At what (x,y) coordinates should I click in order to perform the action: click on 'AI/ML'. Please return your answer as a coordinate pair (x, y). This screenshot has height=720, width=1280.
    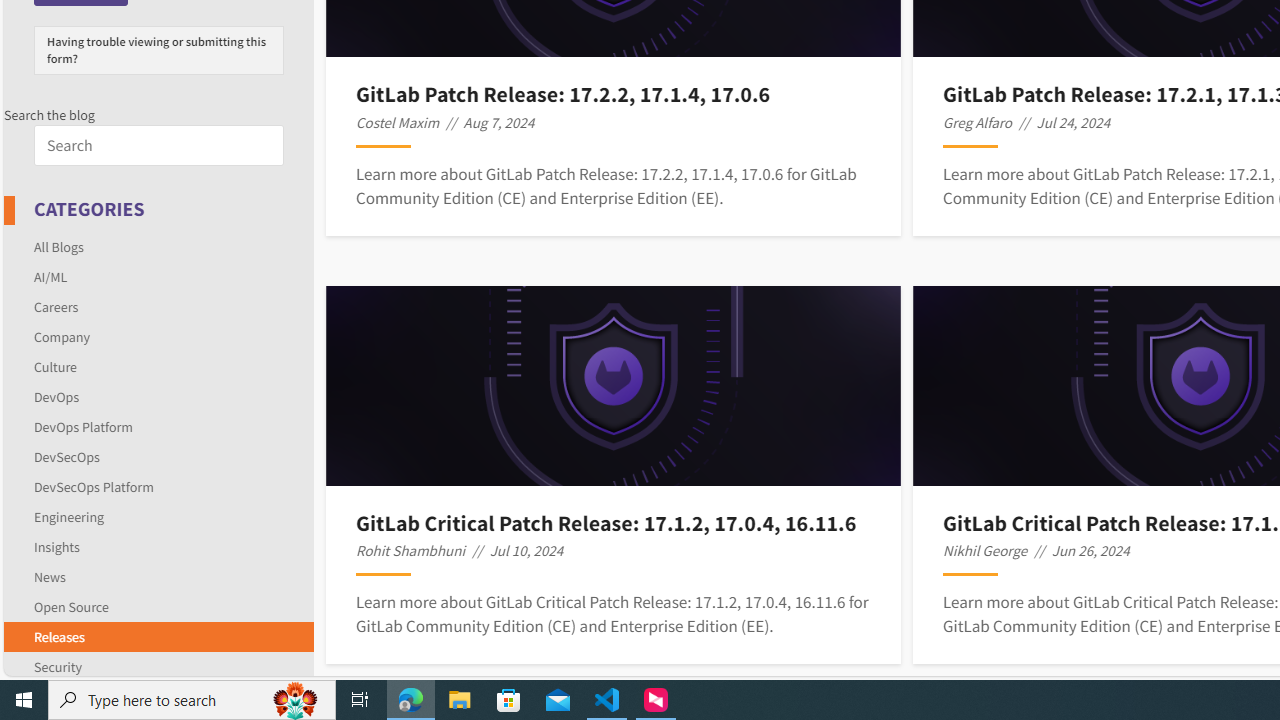
    Looking at the image, I should click on (51, 276).